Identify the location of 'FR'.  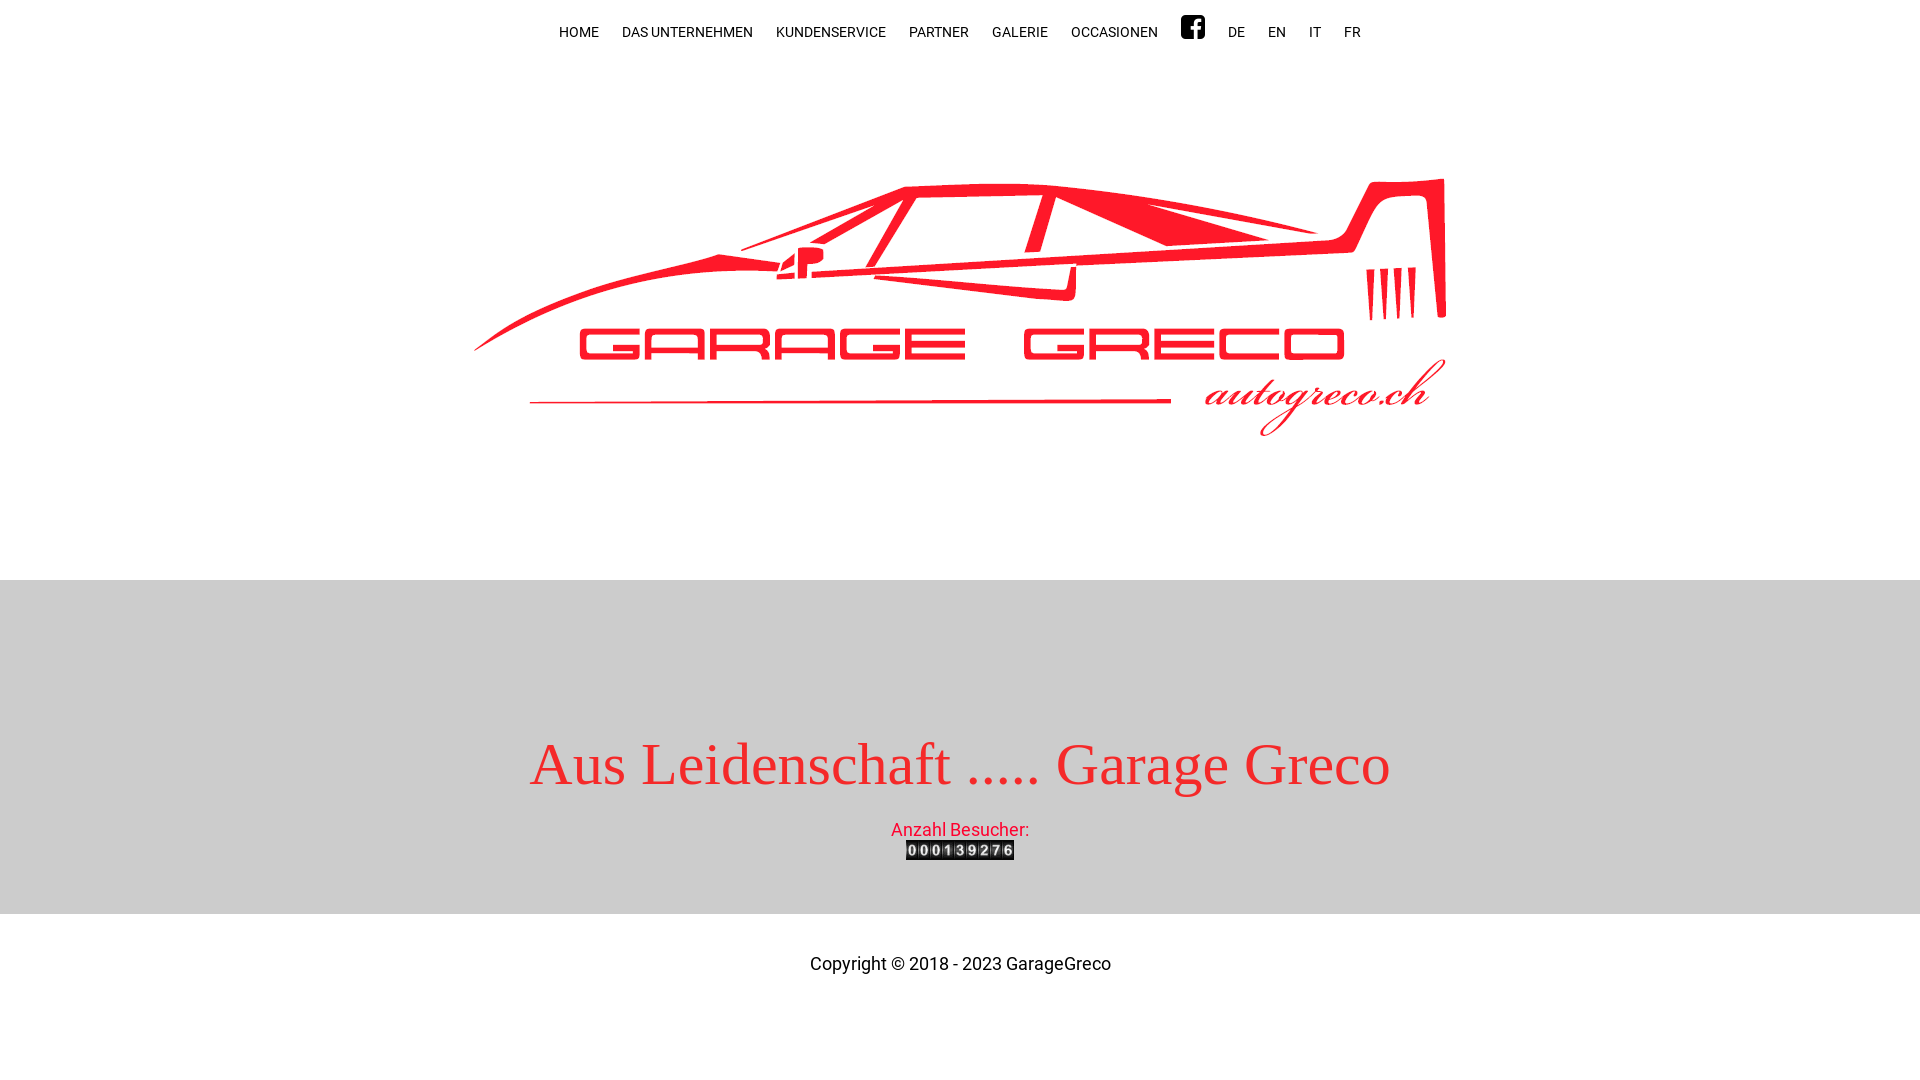
(1352, 31).